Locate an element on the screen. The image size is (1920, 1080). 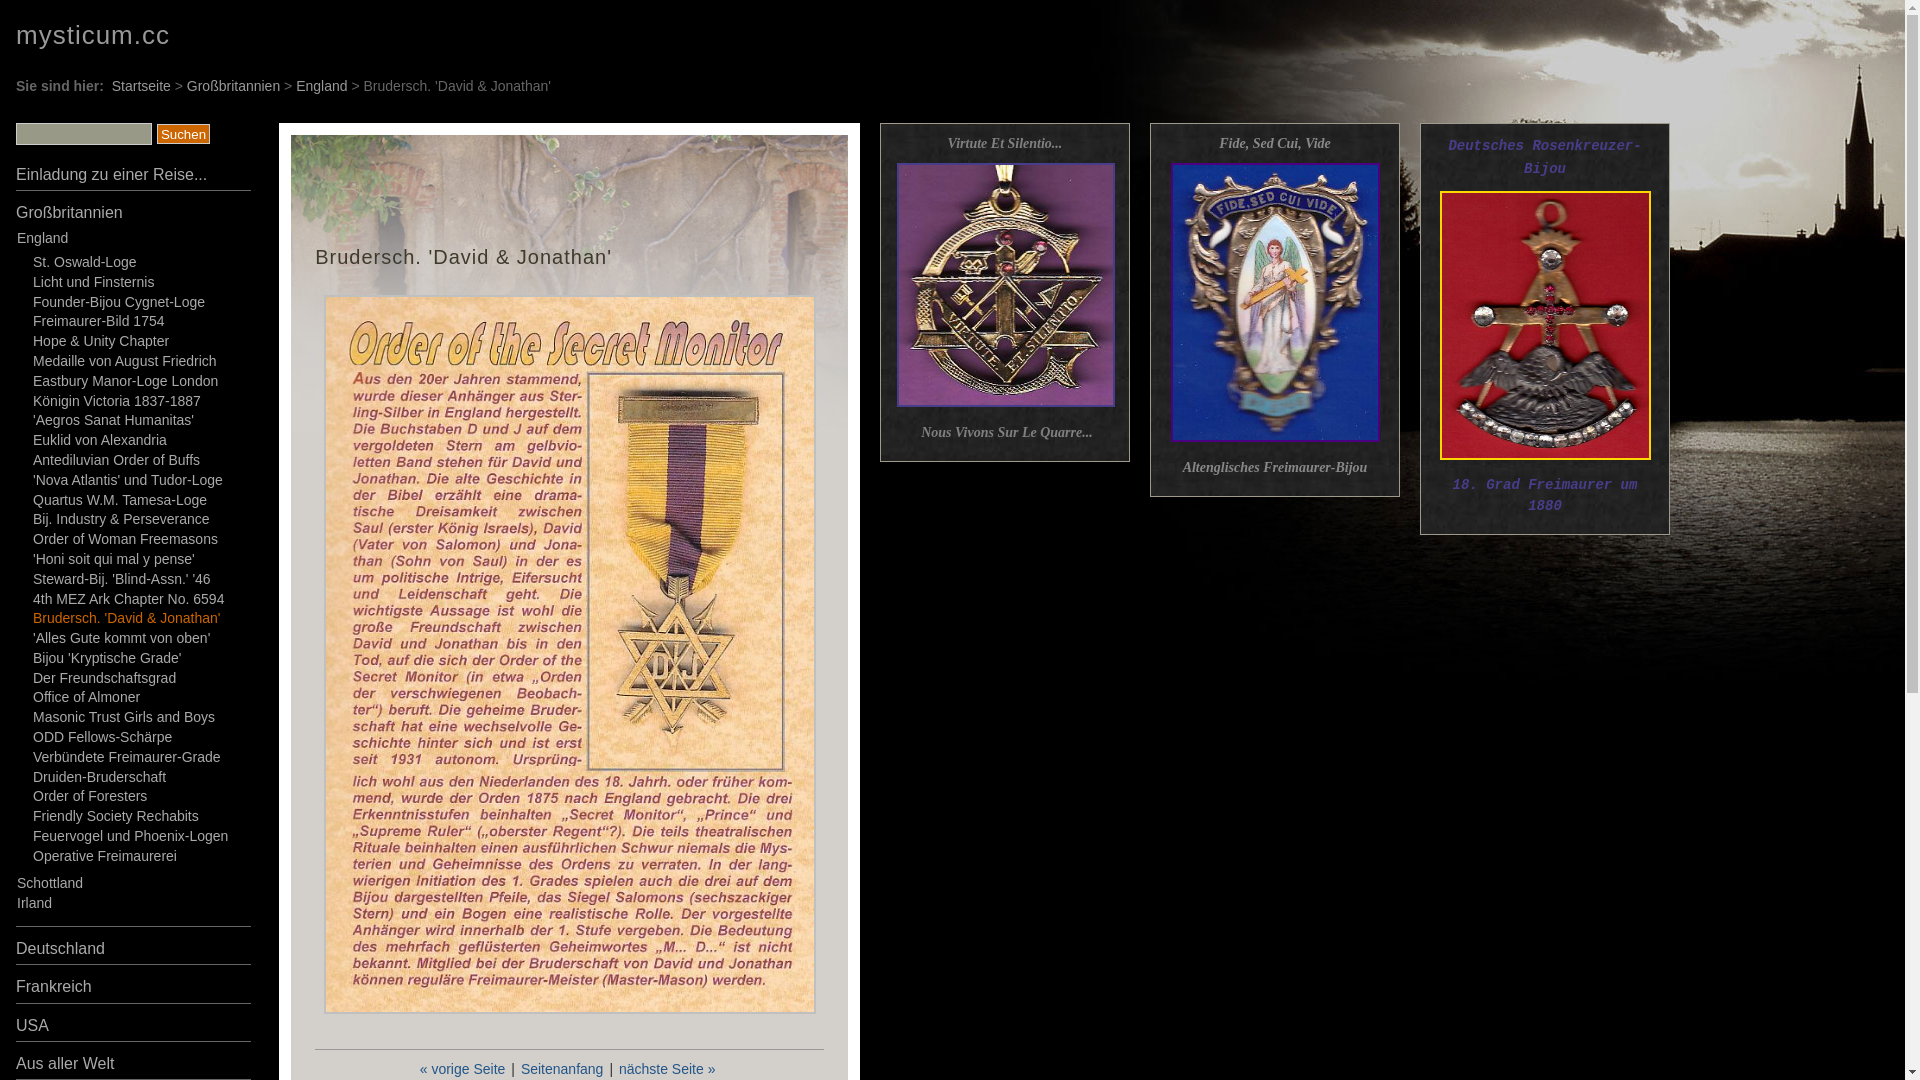
'Steward-Bij. 'Blind-Assn.' '46' is located at coordinates (33, 578).